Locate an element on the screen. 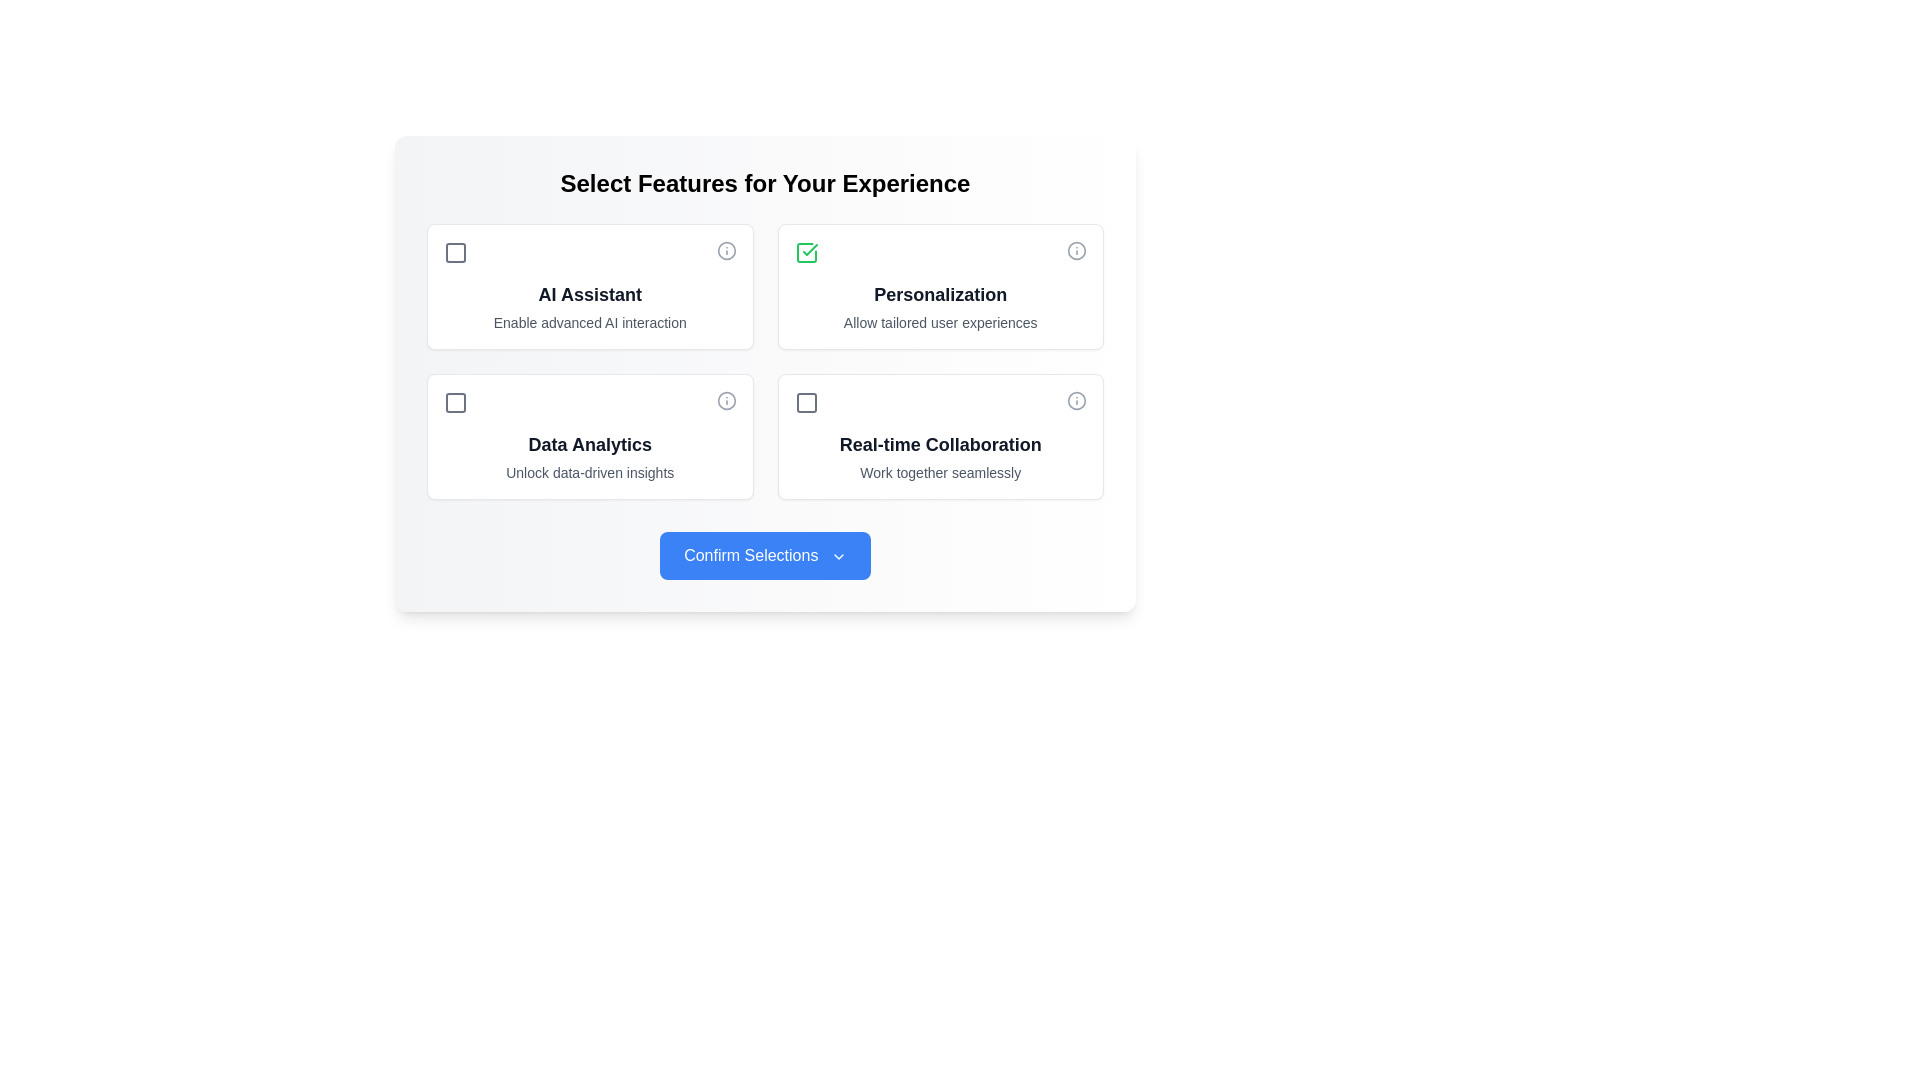  the checkbox is located at coordinates (455, 252).